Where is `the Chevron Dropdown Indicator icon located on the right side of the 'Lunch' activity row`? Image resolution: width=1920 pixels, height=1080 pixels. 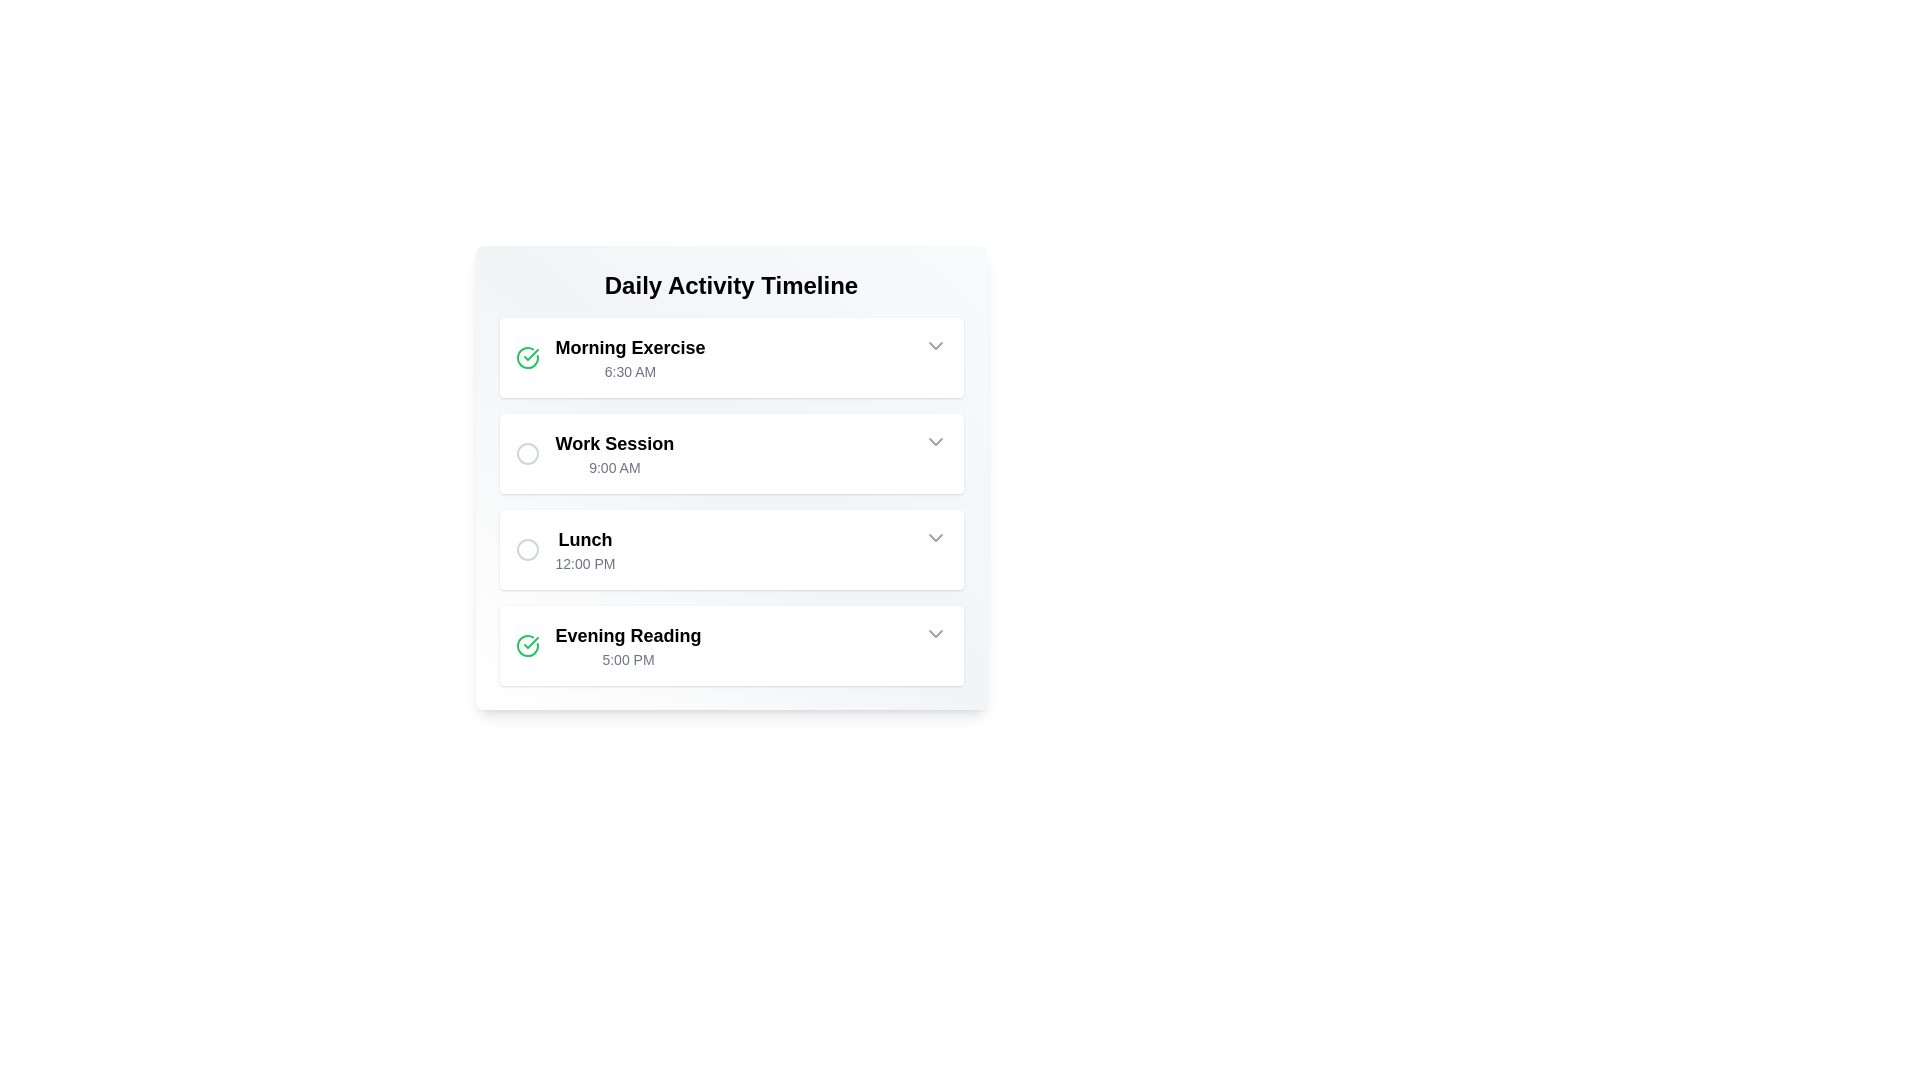
the Chevron Dropdown Indicator icon located on the right side of the 'Lunch' activity row is located at coordinates (934, 536).